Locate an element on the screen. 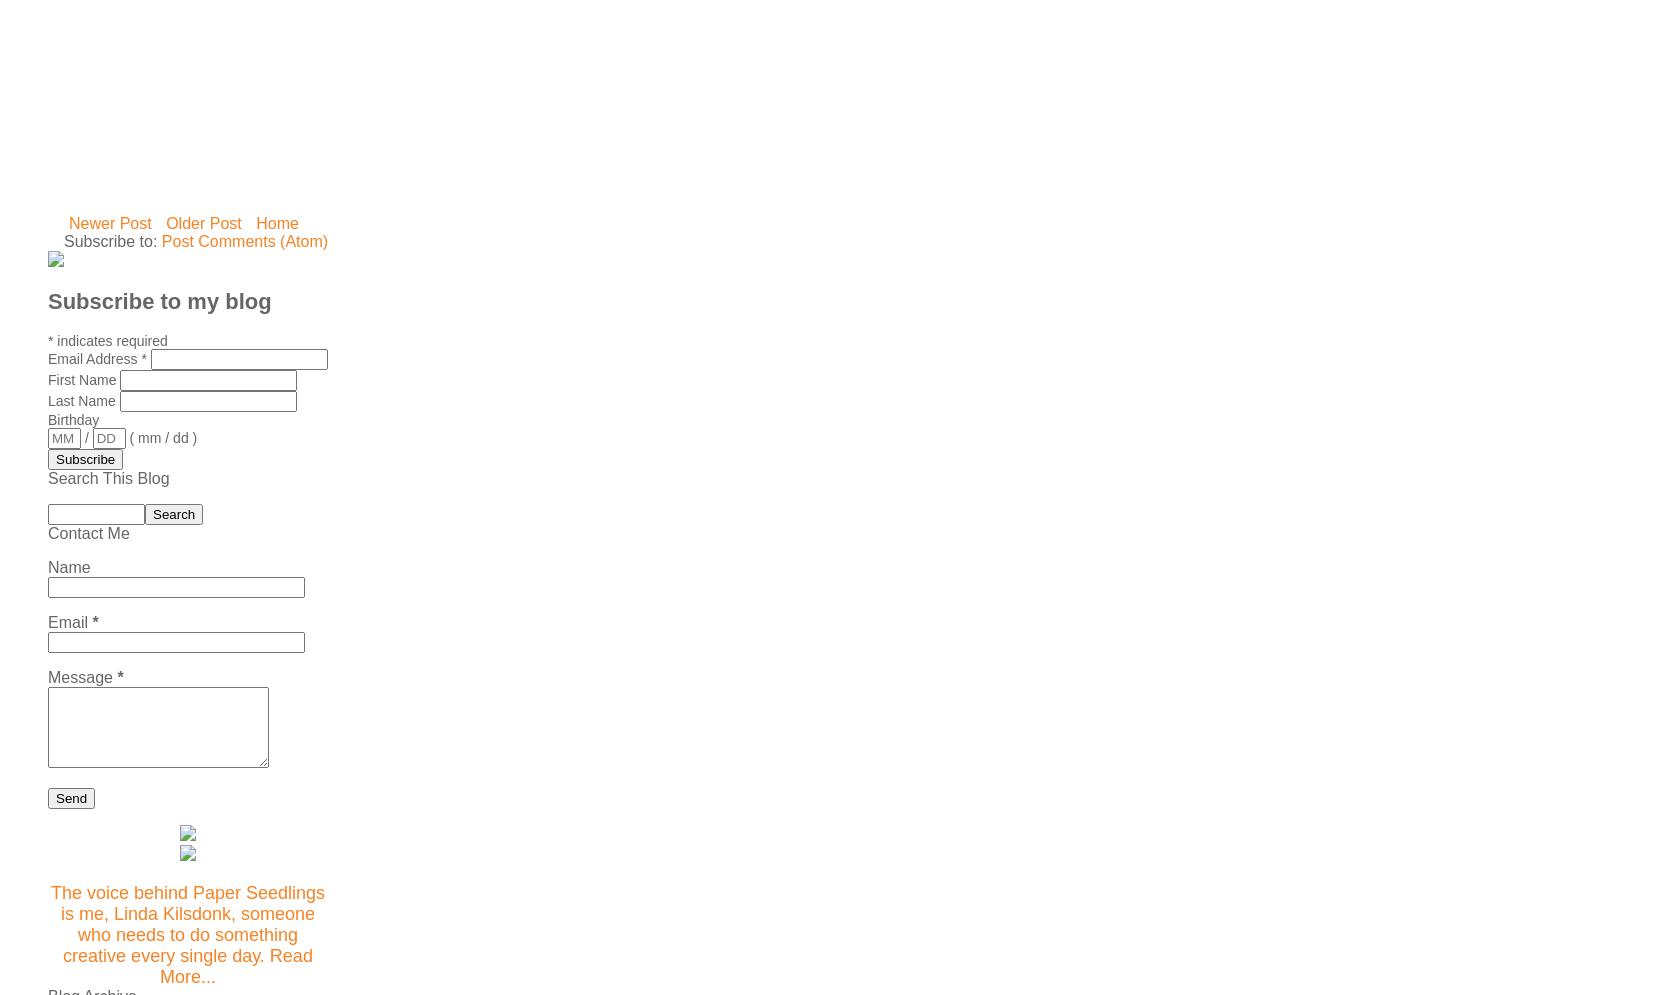  'Post Comments (Atom)' is located at coordinates (160, 240).